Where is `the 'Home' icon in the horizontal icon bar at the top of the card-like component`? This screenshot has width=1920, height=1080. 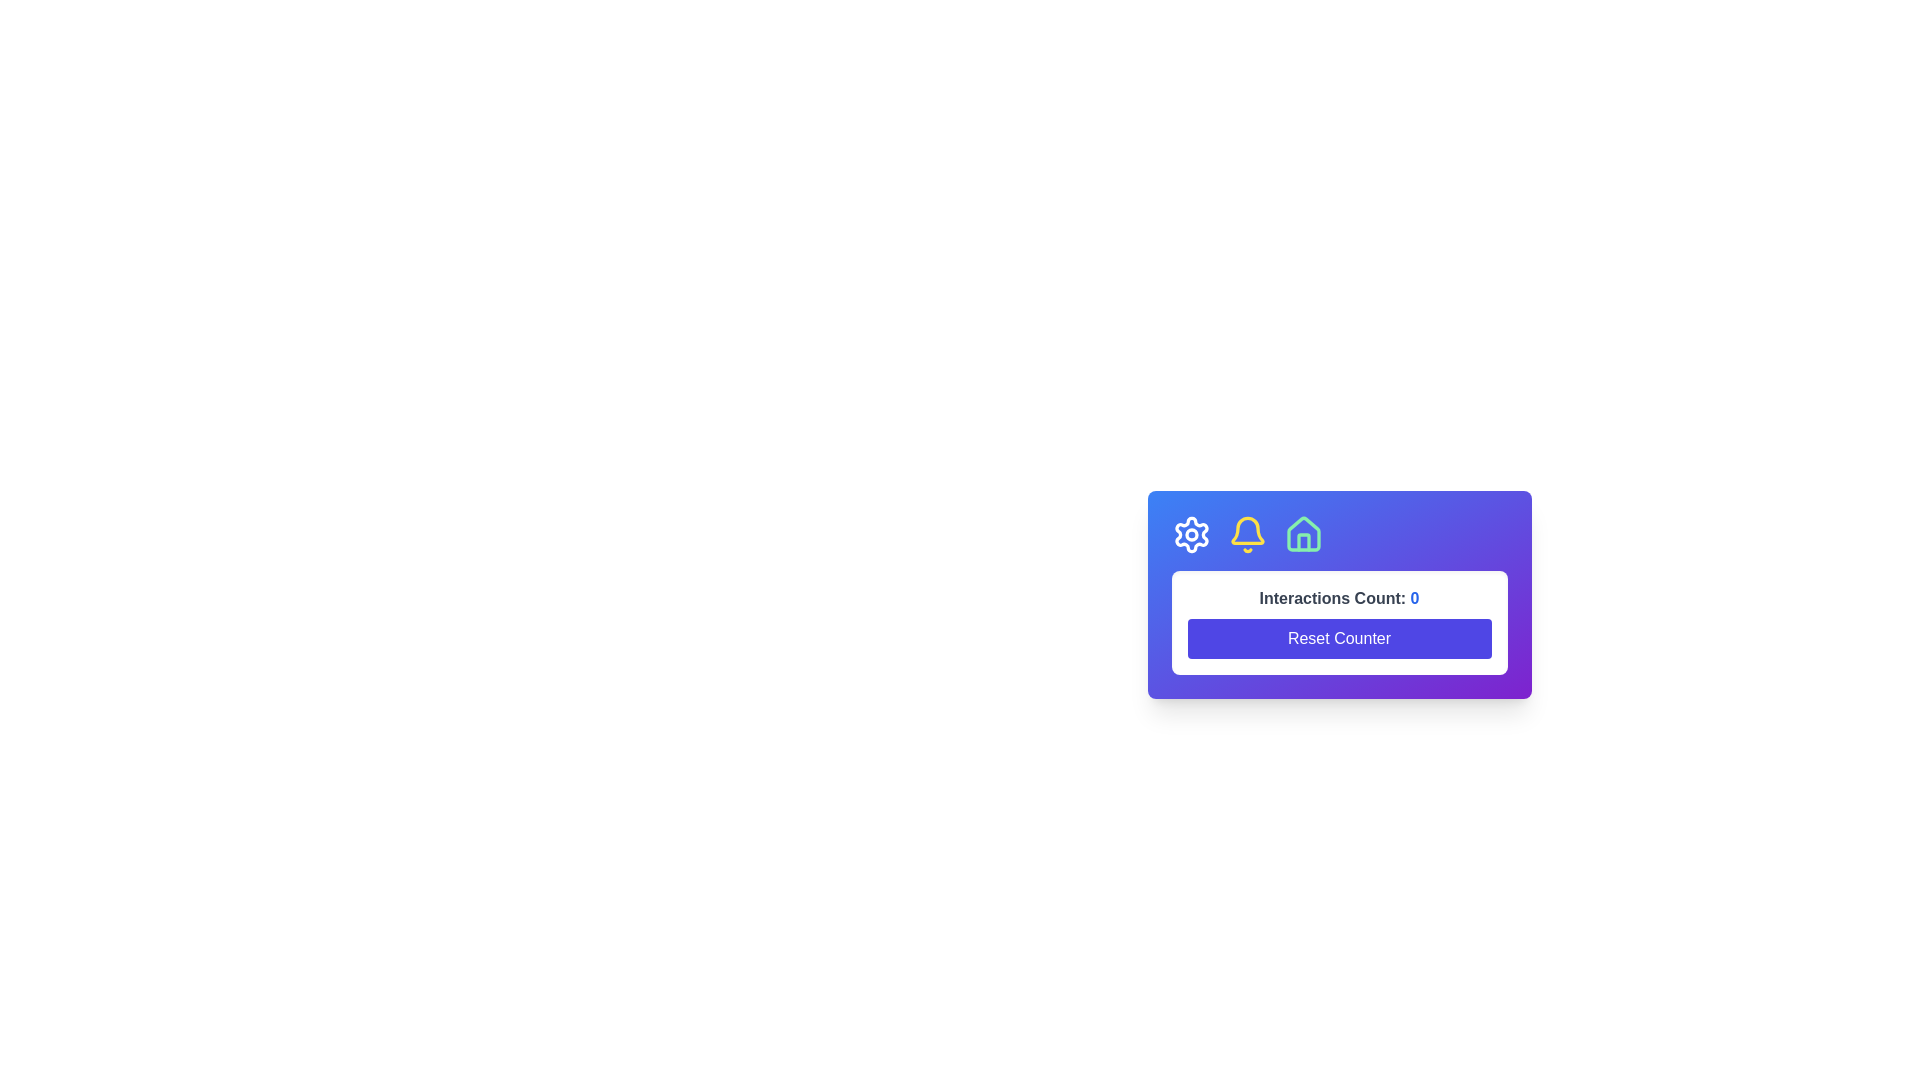 the 'Home' icon in the horizontal icon bar at the top of the card-like component is located at coordinates (1303, 533).